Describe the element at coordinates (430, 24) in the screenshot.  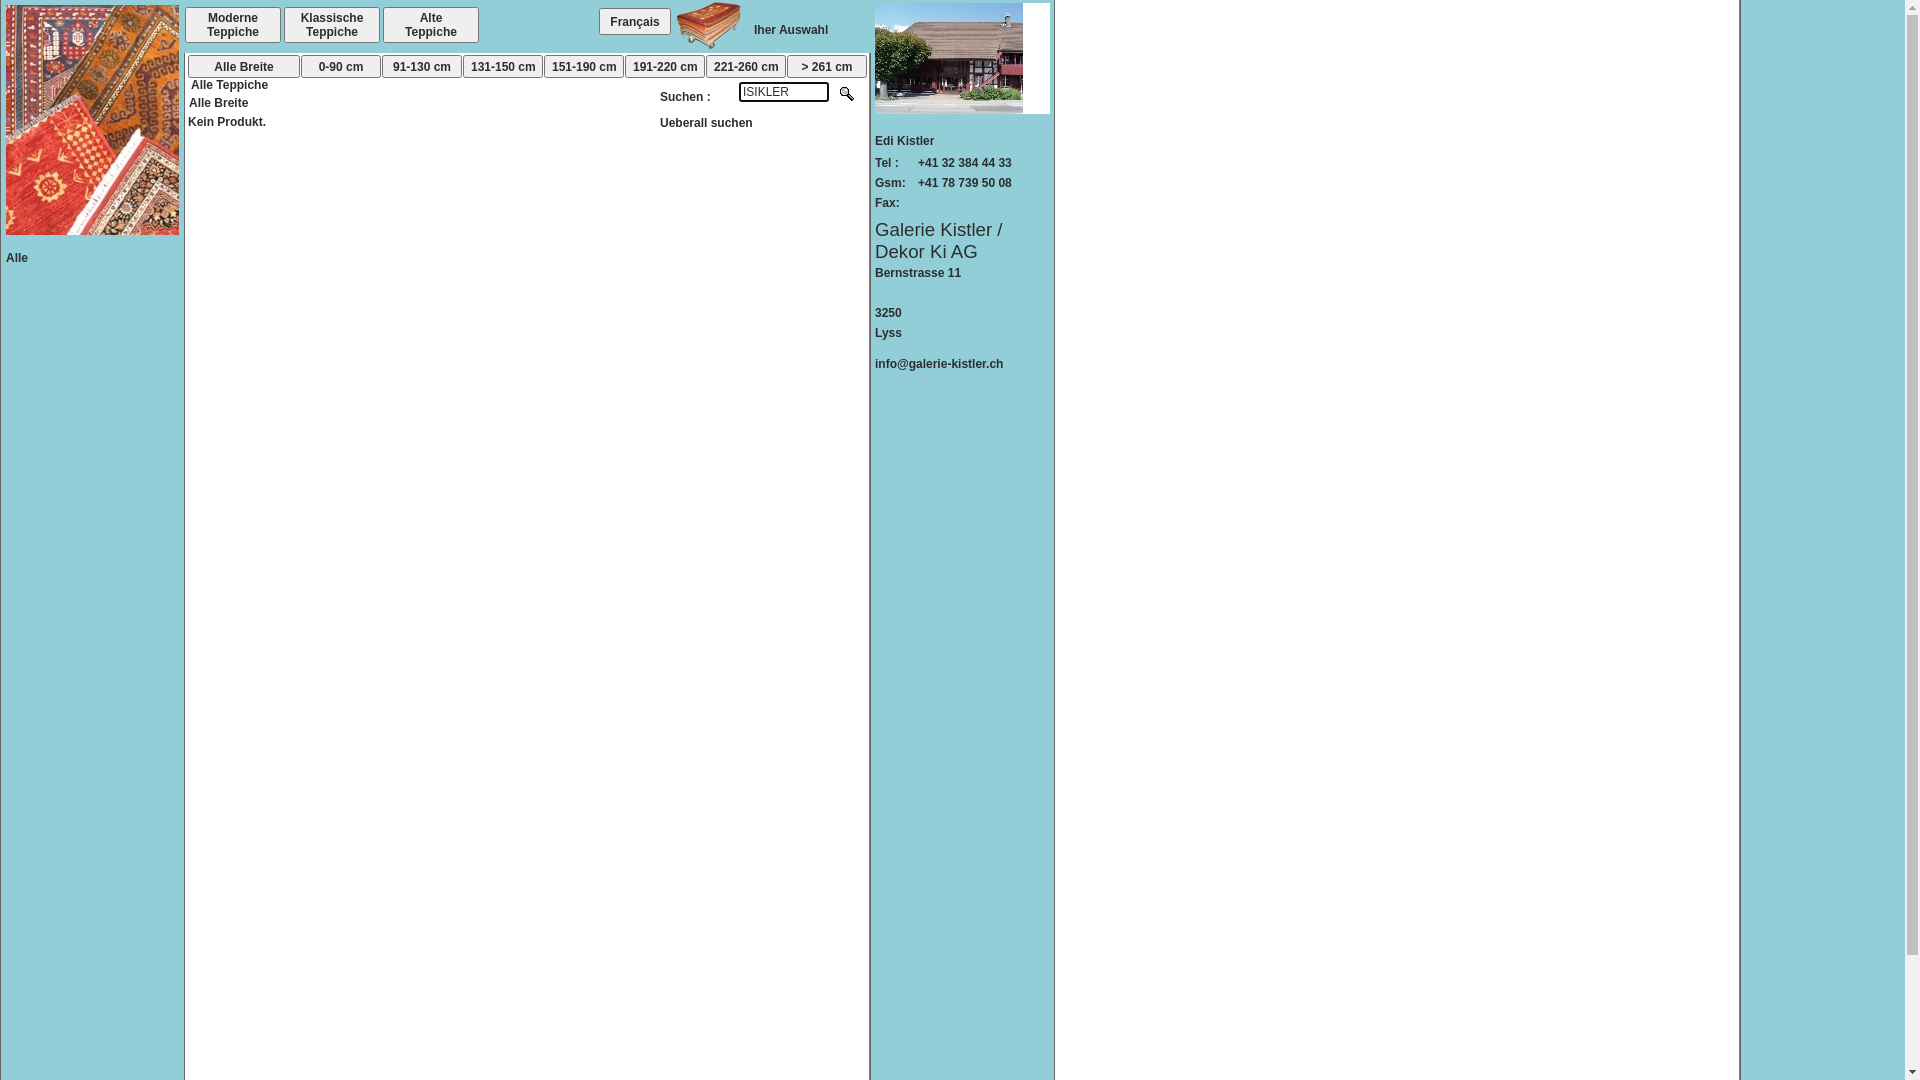
I see `'Alte` at that location.